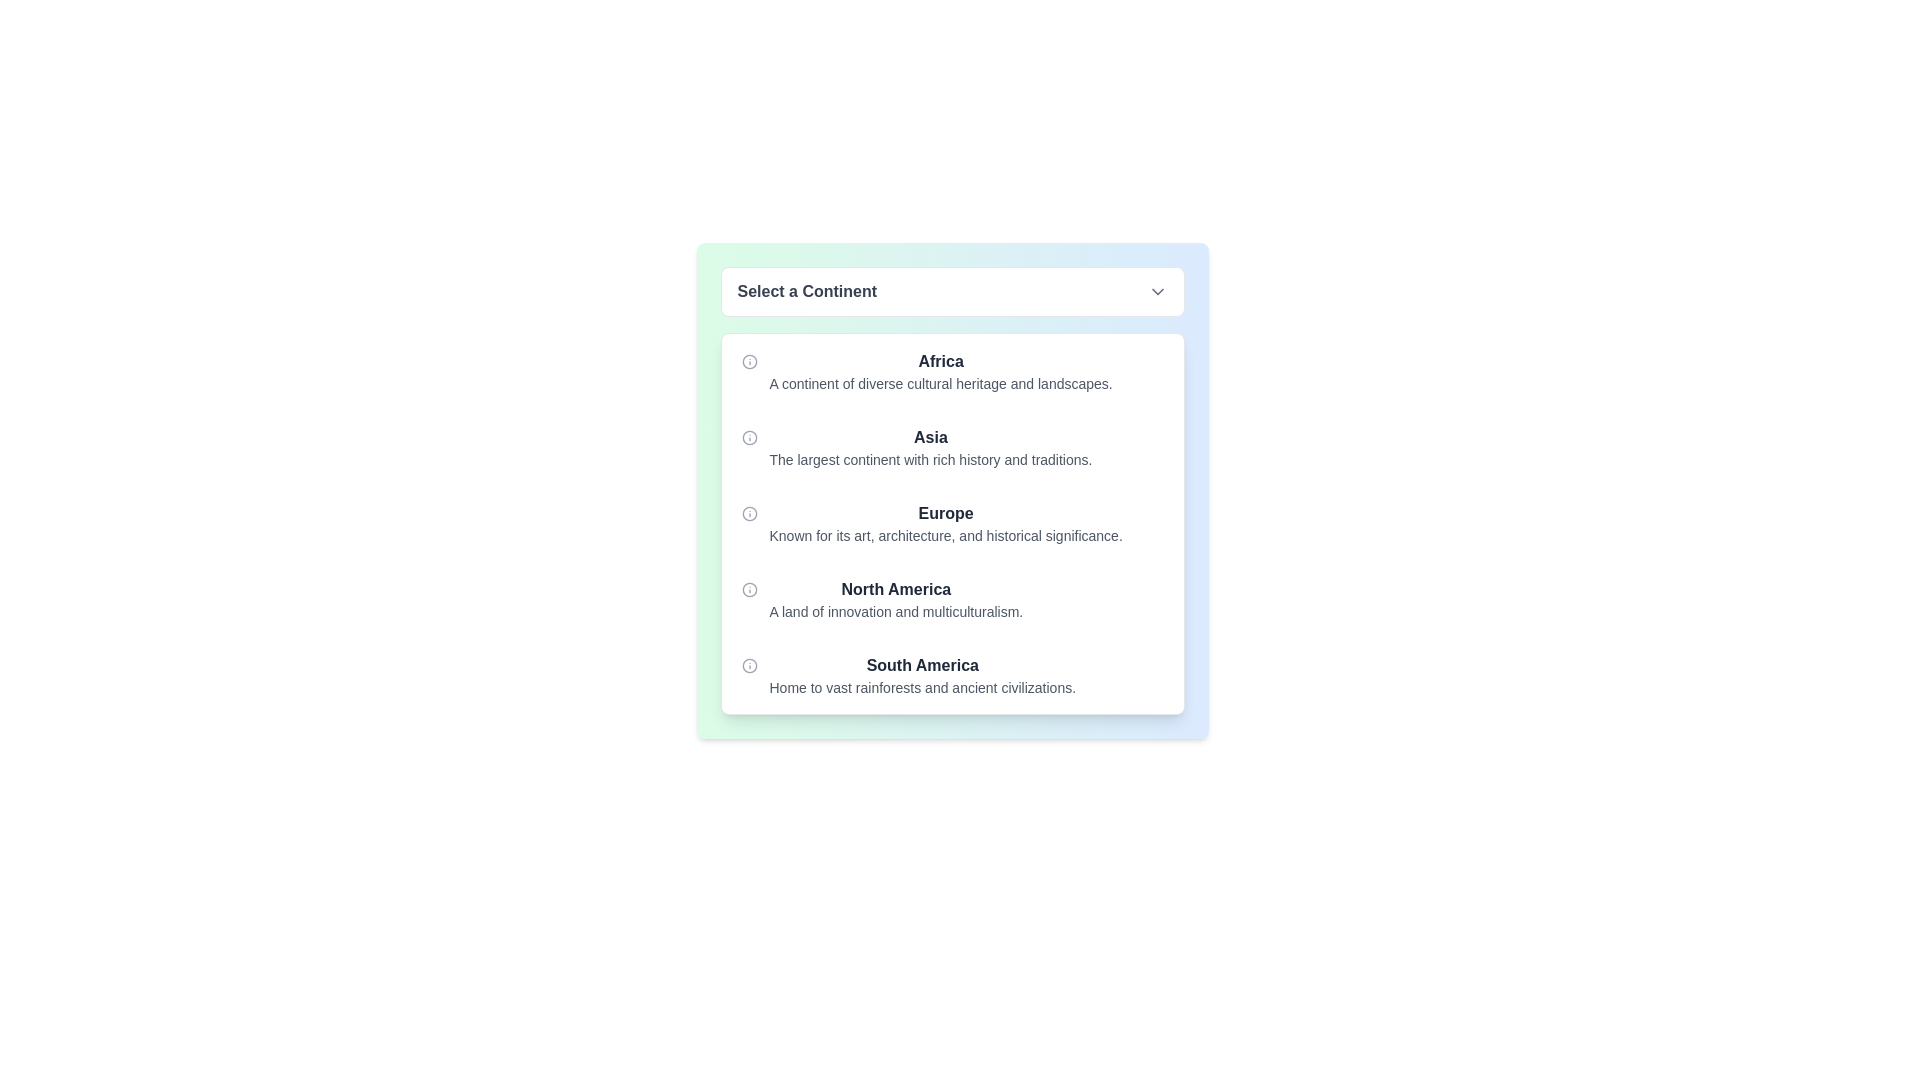  I want to click on the text label that states 'Home to vast rainforests and ancient civilizations.' located below the heading 'South America', so click(921, 686).